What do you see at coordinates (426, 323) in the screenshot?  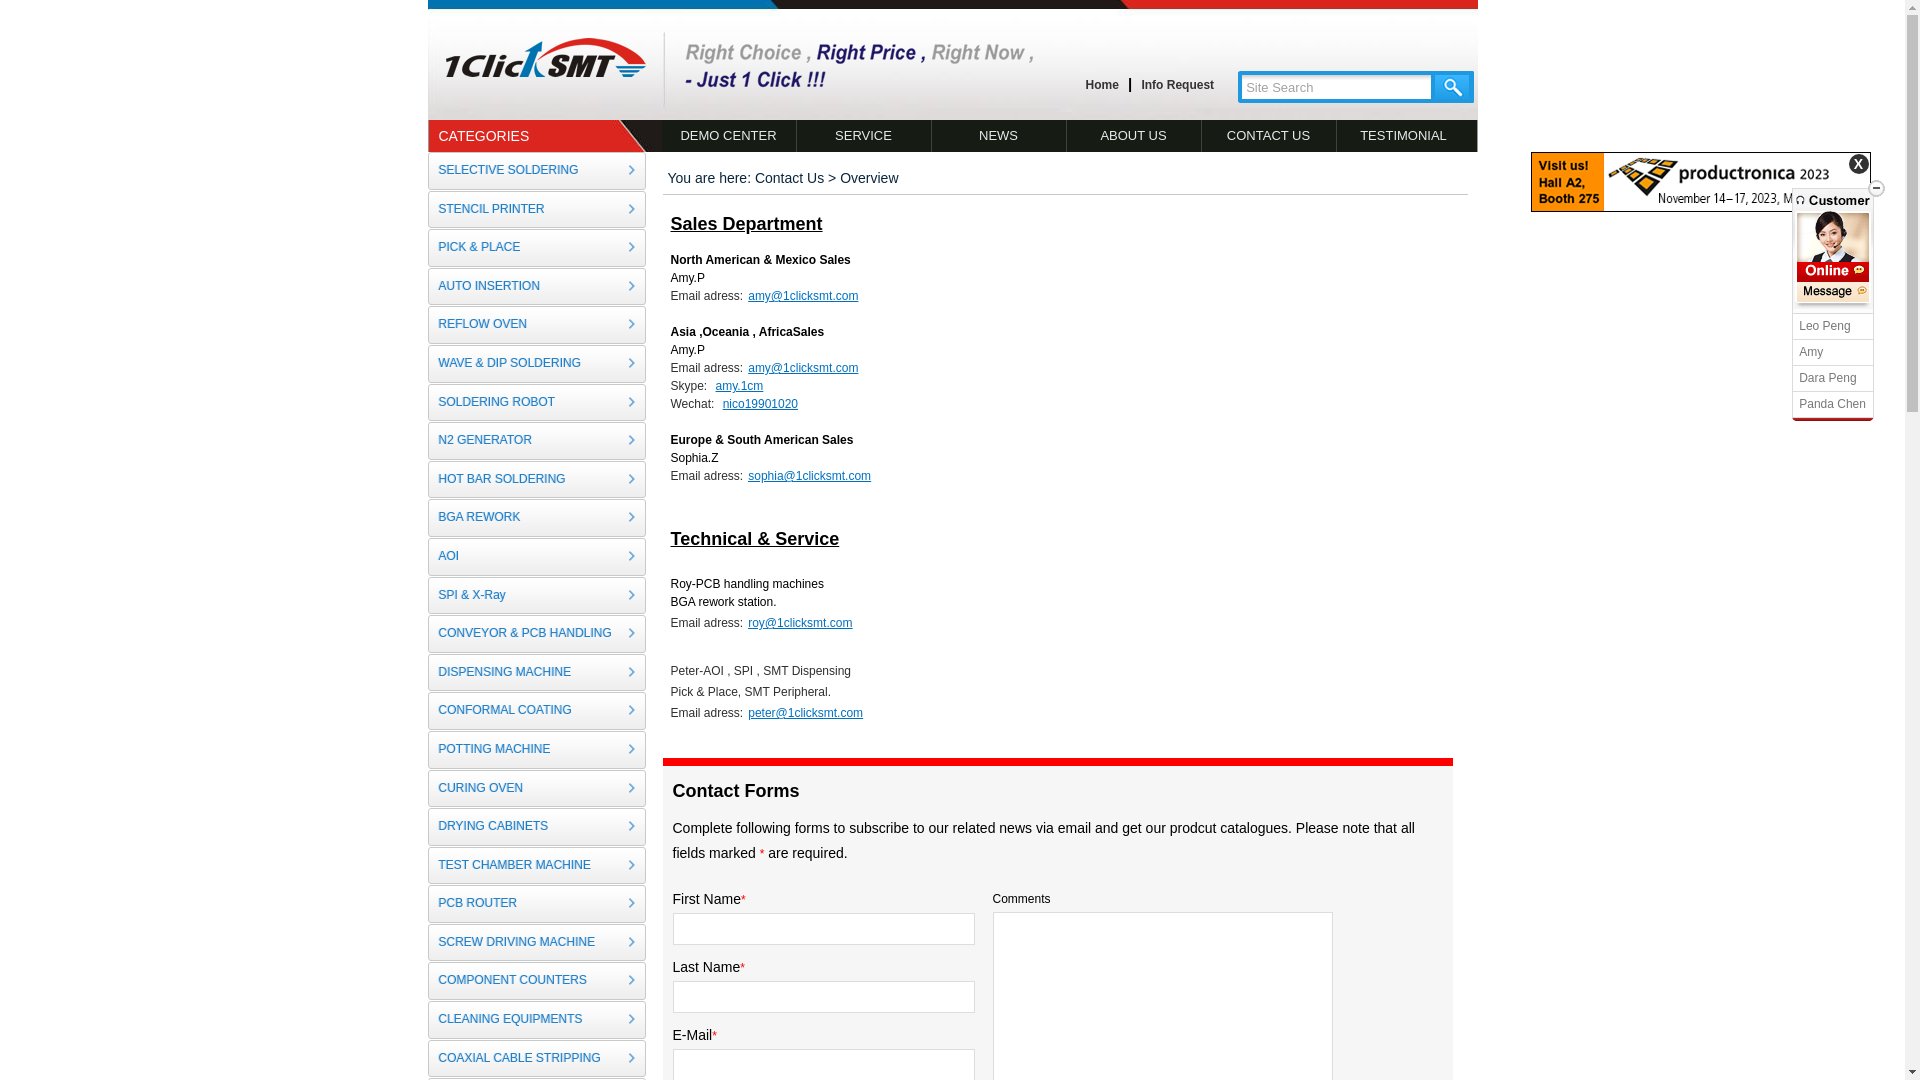 I see `'REFLOW OVEN'` at bounding box center [426, 323].